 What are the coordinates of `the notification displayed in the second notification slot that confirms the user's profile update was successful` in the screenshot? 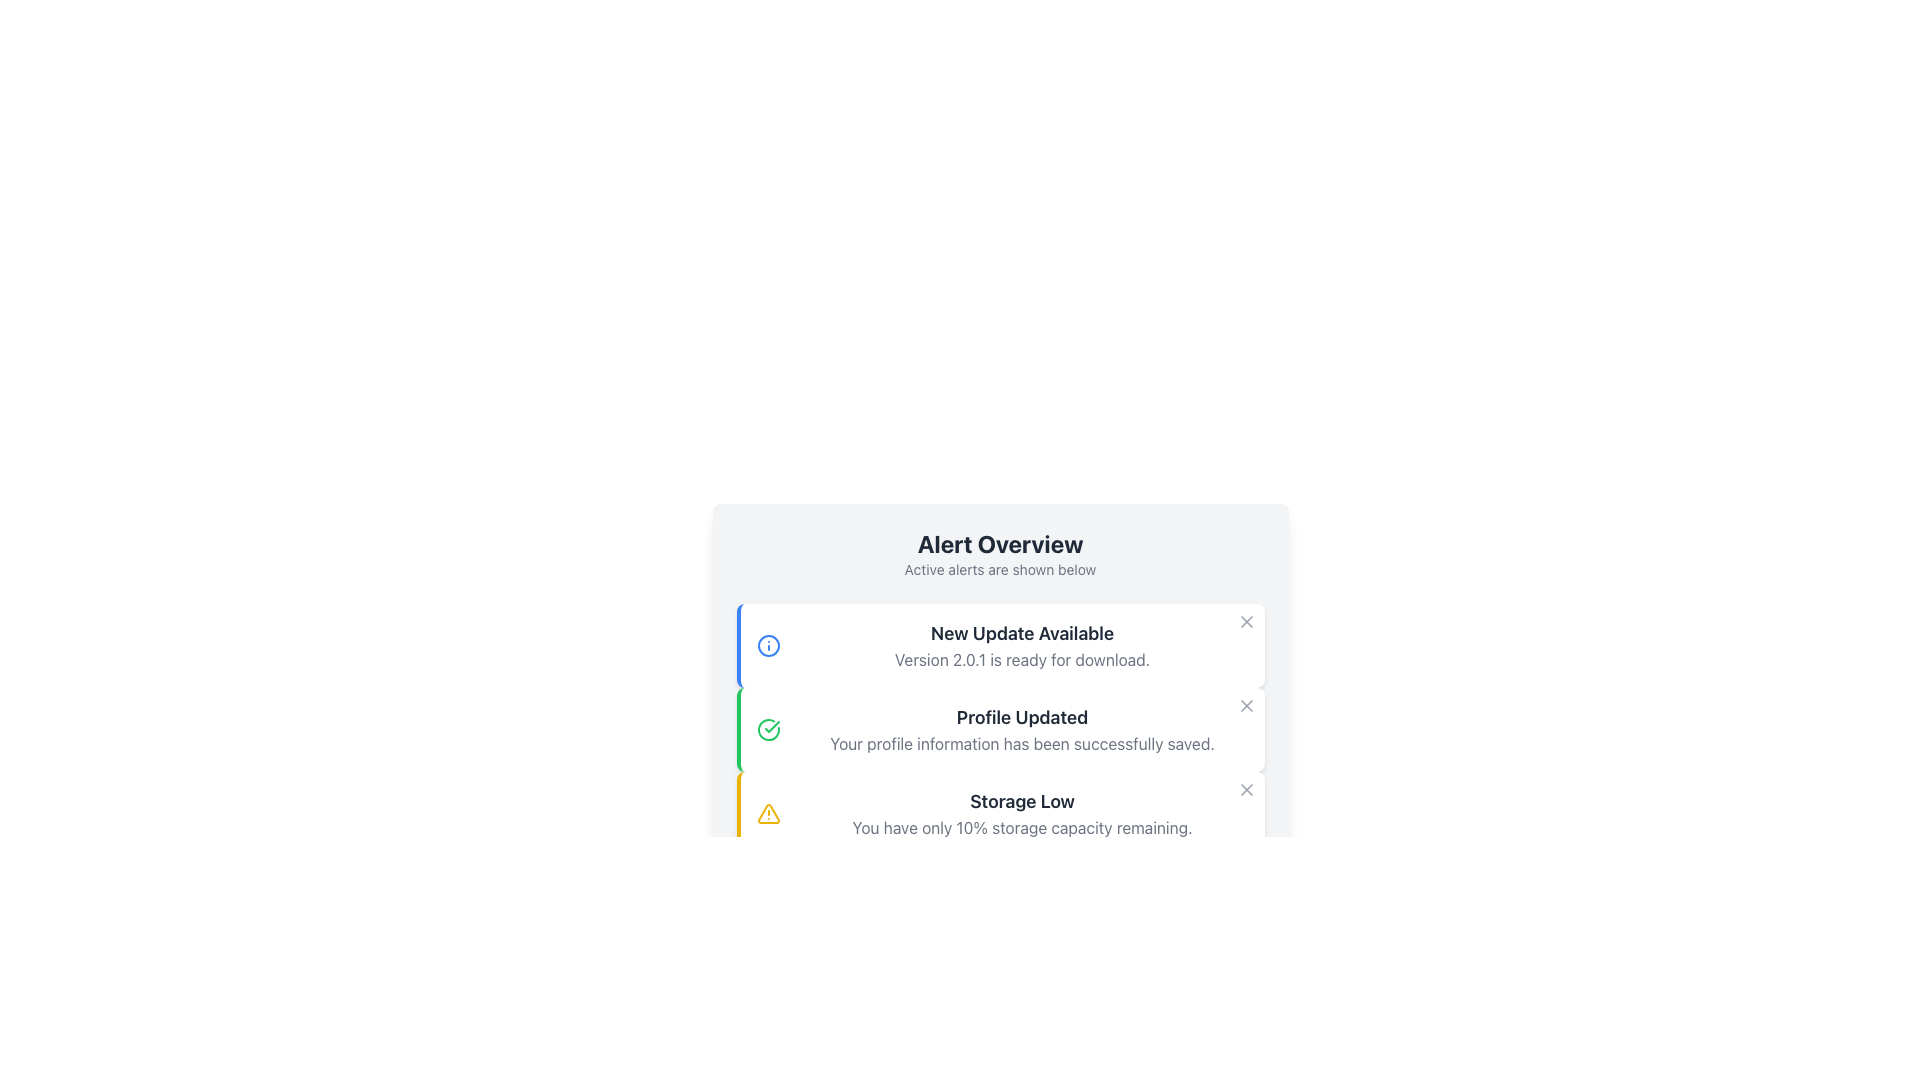 It's located at (1022, 729).